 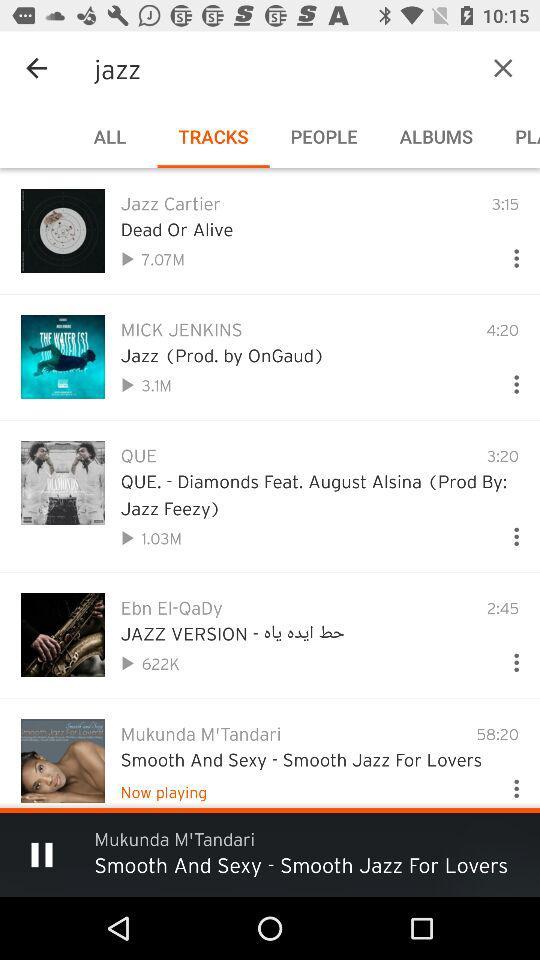 I want to click on the cross icon, so click(x=472, y=68).